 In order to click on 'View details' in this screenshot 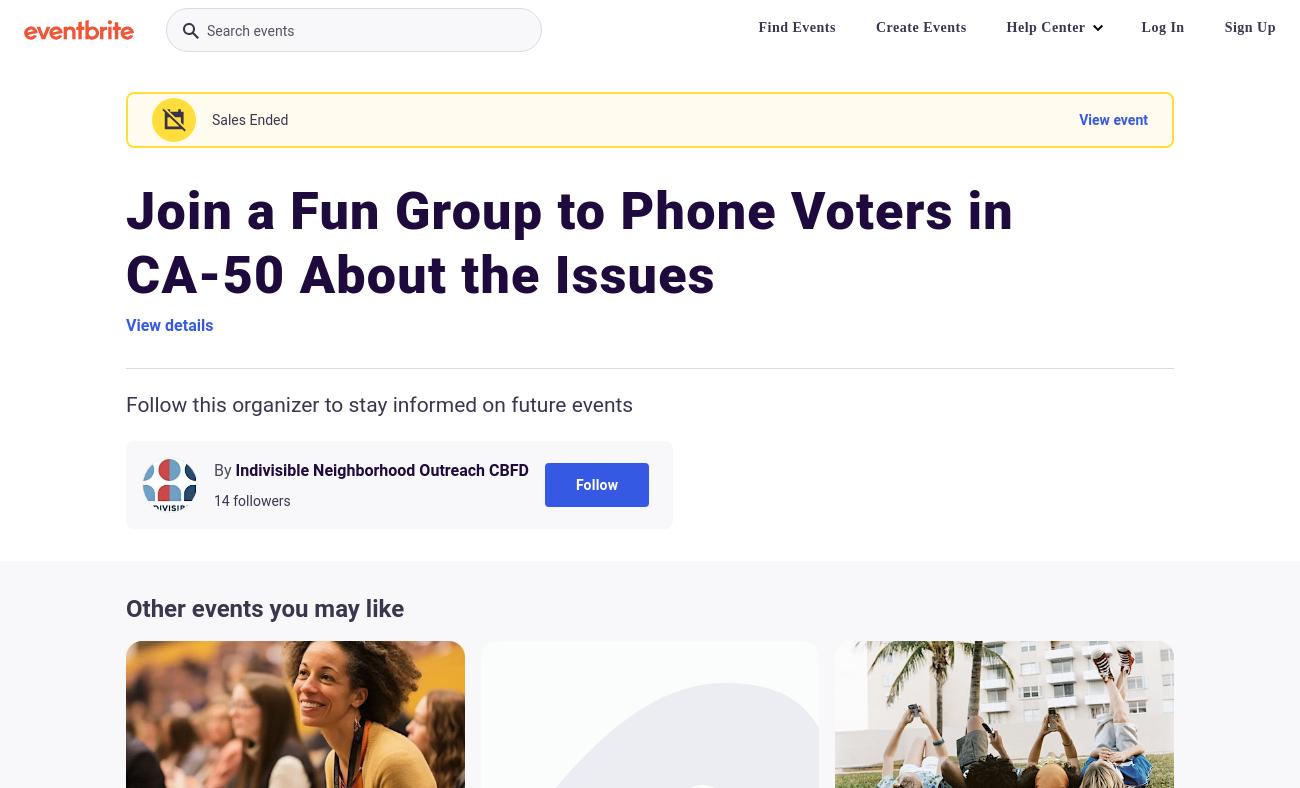, I will do `click(124, 325)`.